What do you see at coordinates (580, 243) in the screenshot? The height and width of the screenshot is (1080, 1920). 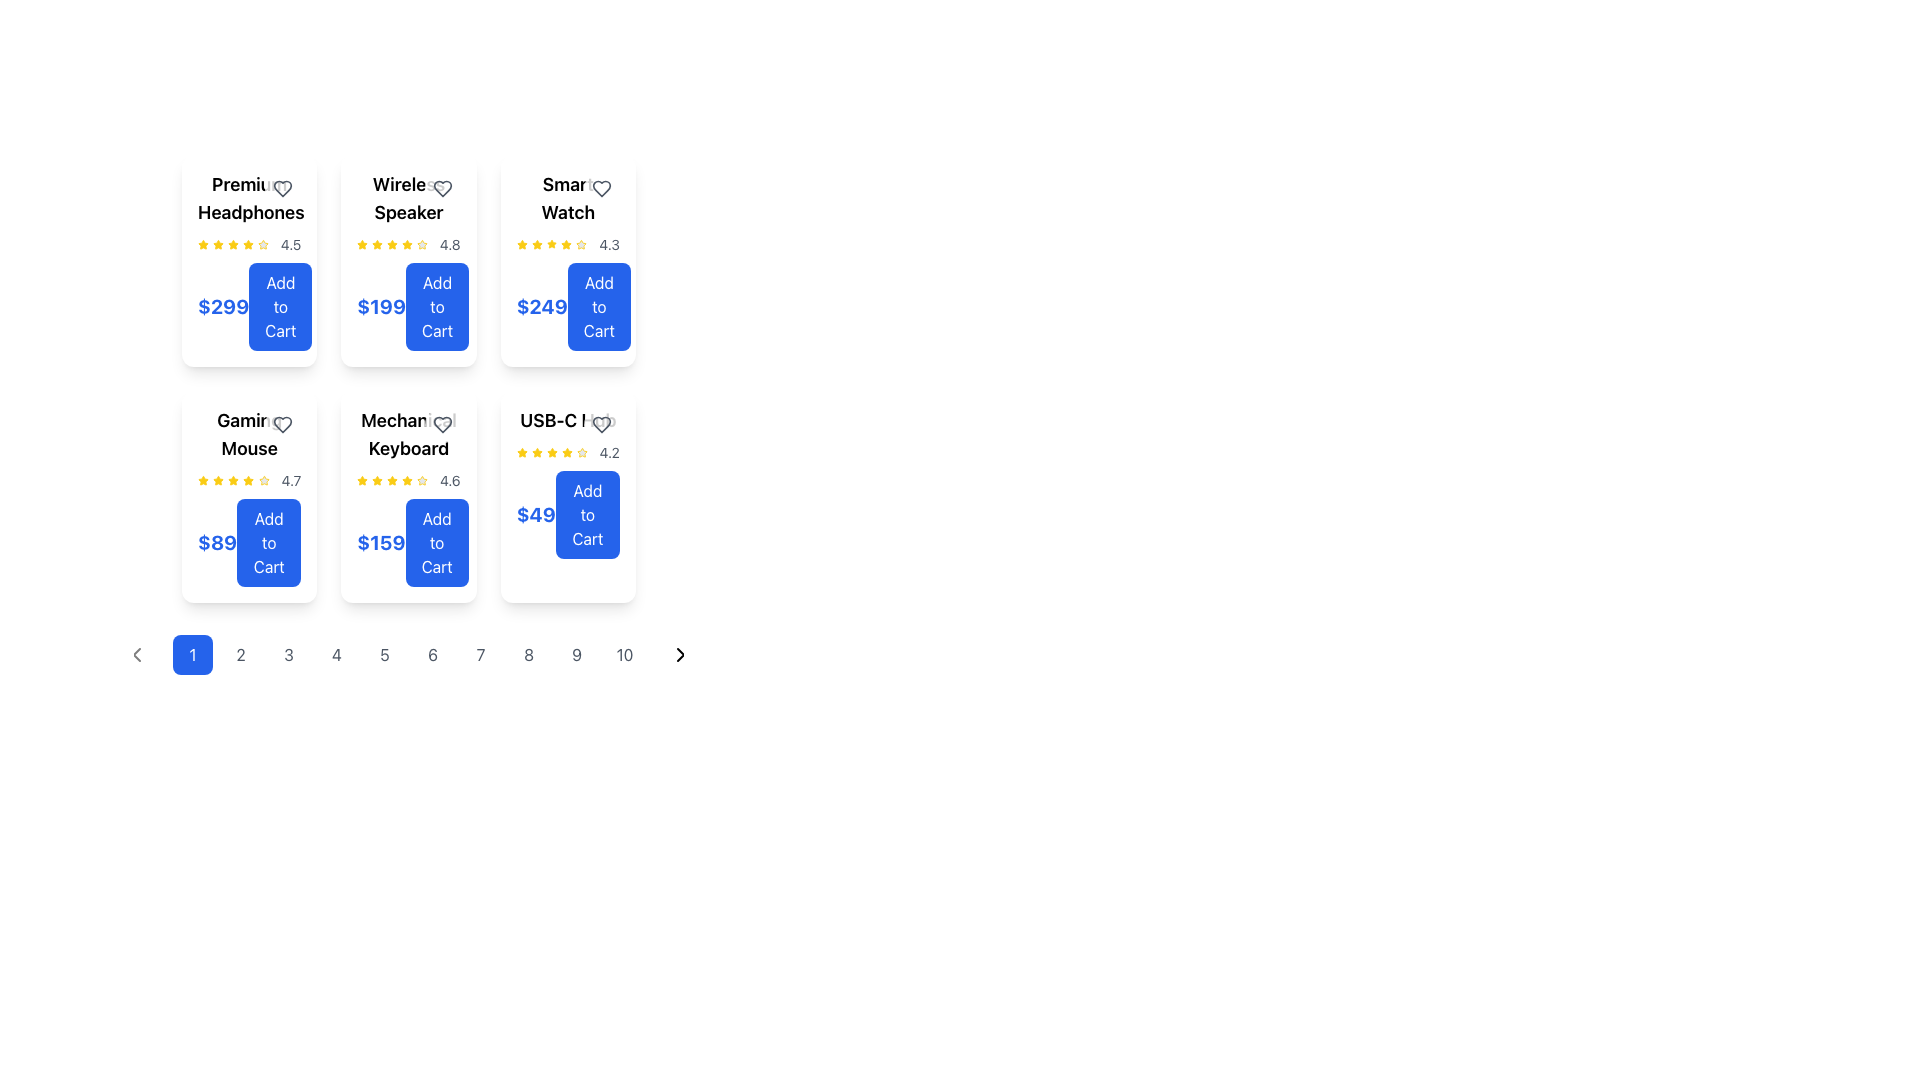 I see `the rating star icon representing the product 'Smart Watch', which is located to the right of the average rating value (4.3) in the top section of the card` at bounding box center [580, 243].